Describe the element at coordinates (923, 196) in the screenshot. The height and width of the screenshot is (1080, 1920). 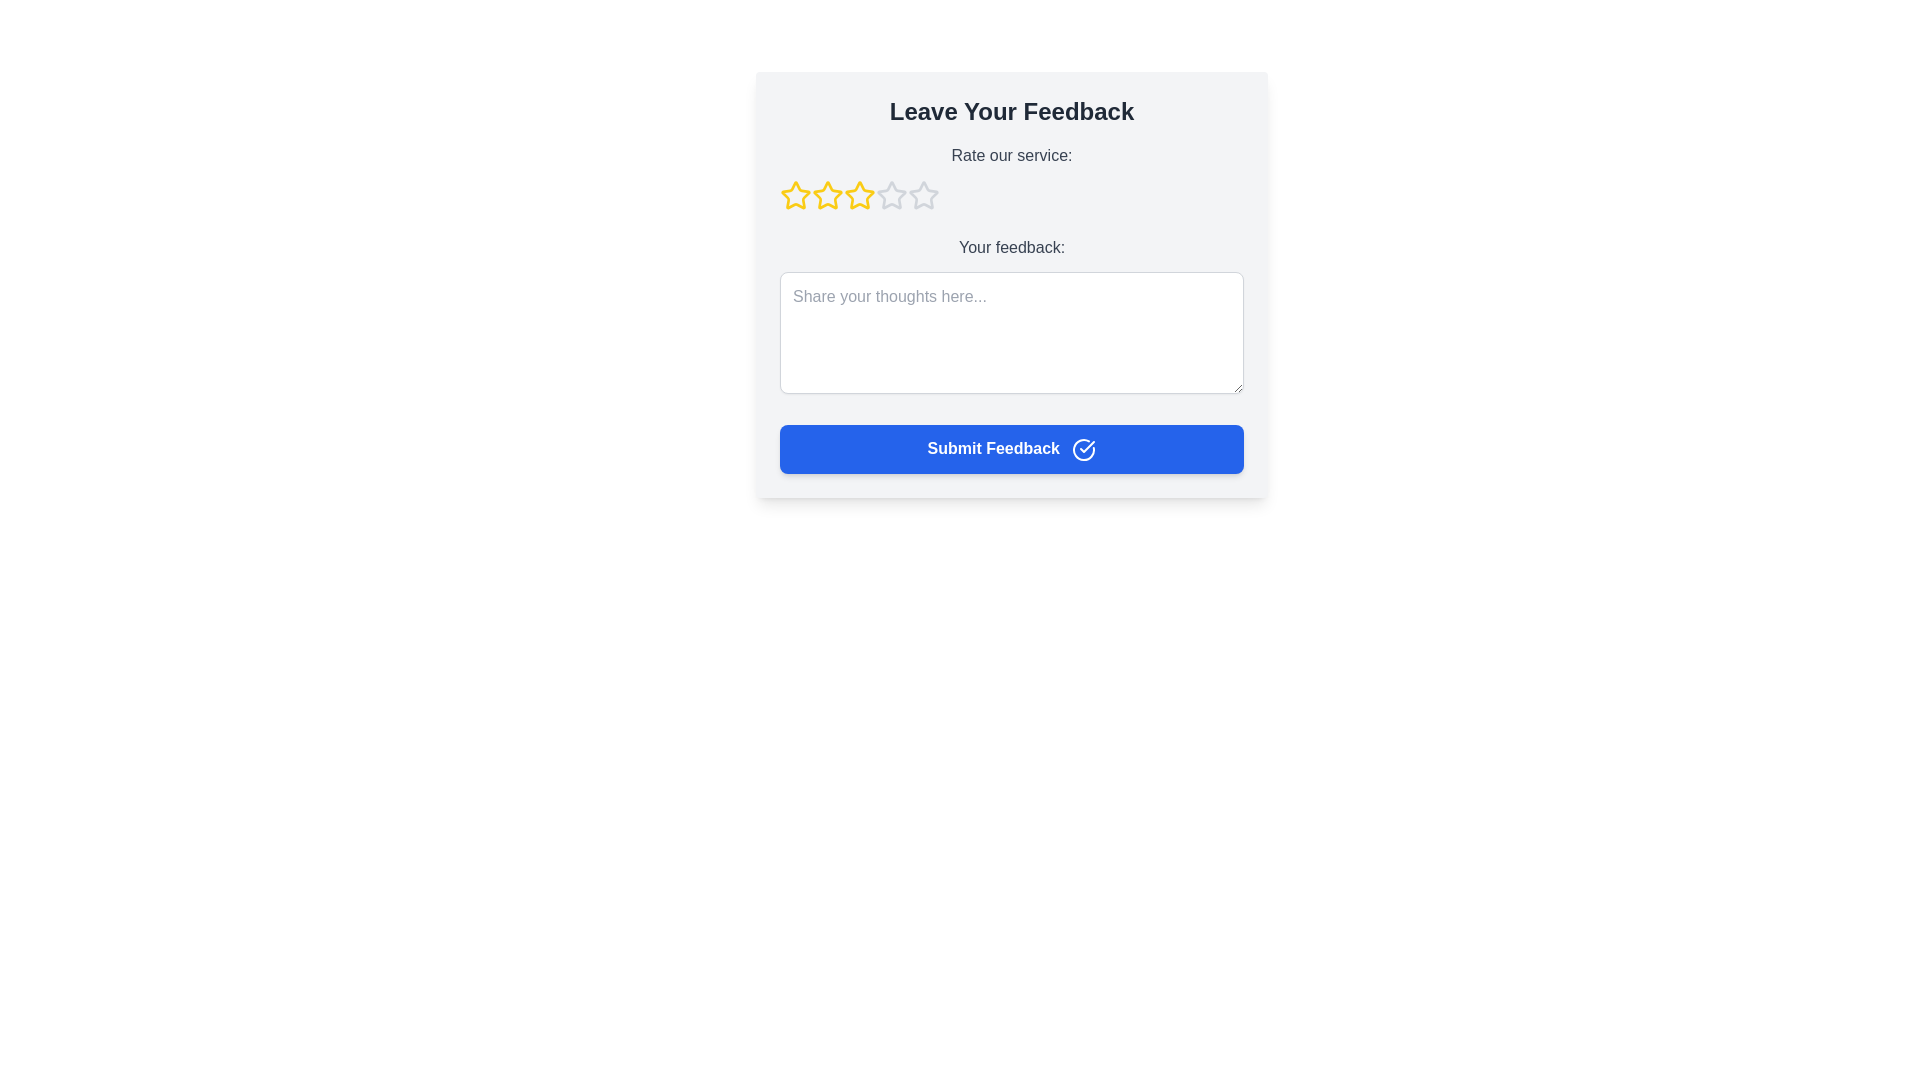
I see `the decorative gray hollow star icon, which is the fifth star in a star rating component` at that location.